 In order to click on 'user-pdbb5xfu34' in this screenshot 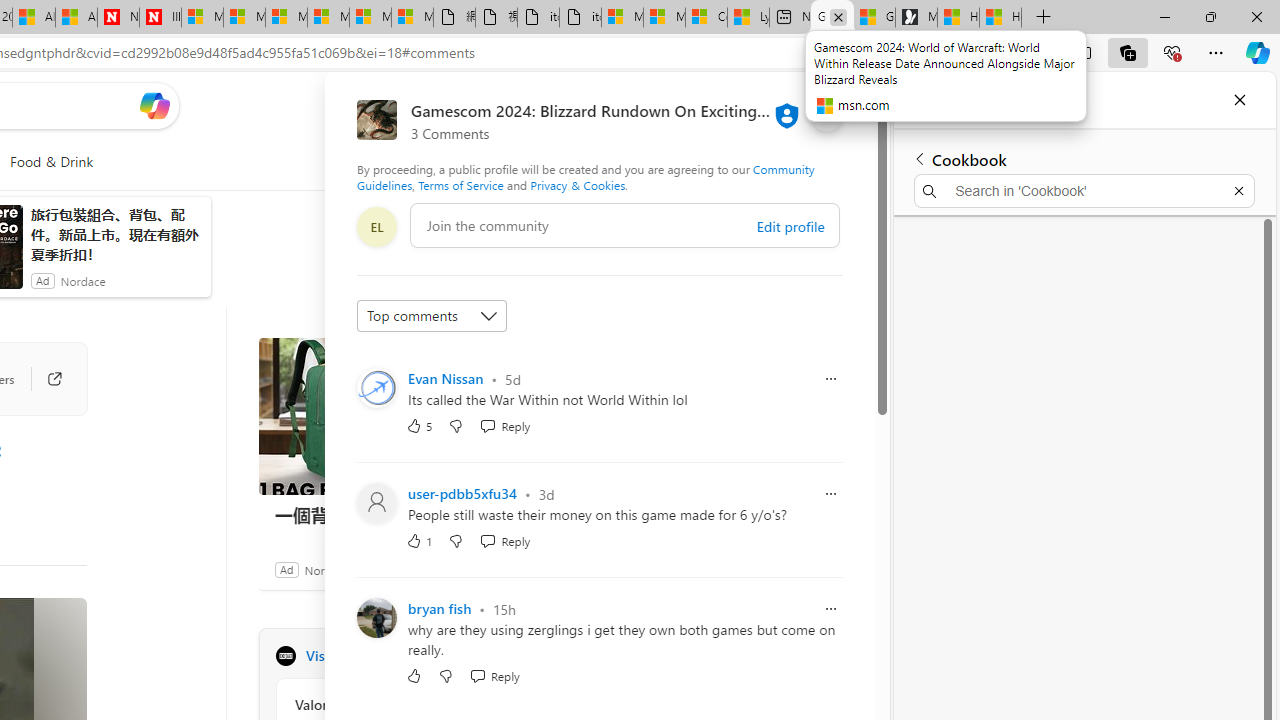, I will do `click(462, 493)`.